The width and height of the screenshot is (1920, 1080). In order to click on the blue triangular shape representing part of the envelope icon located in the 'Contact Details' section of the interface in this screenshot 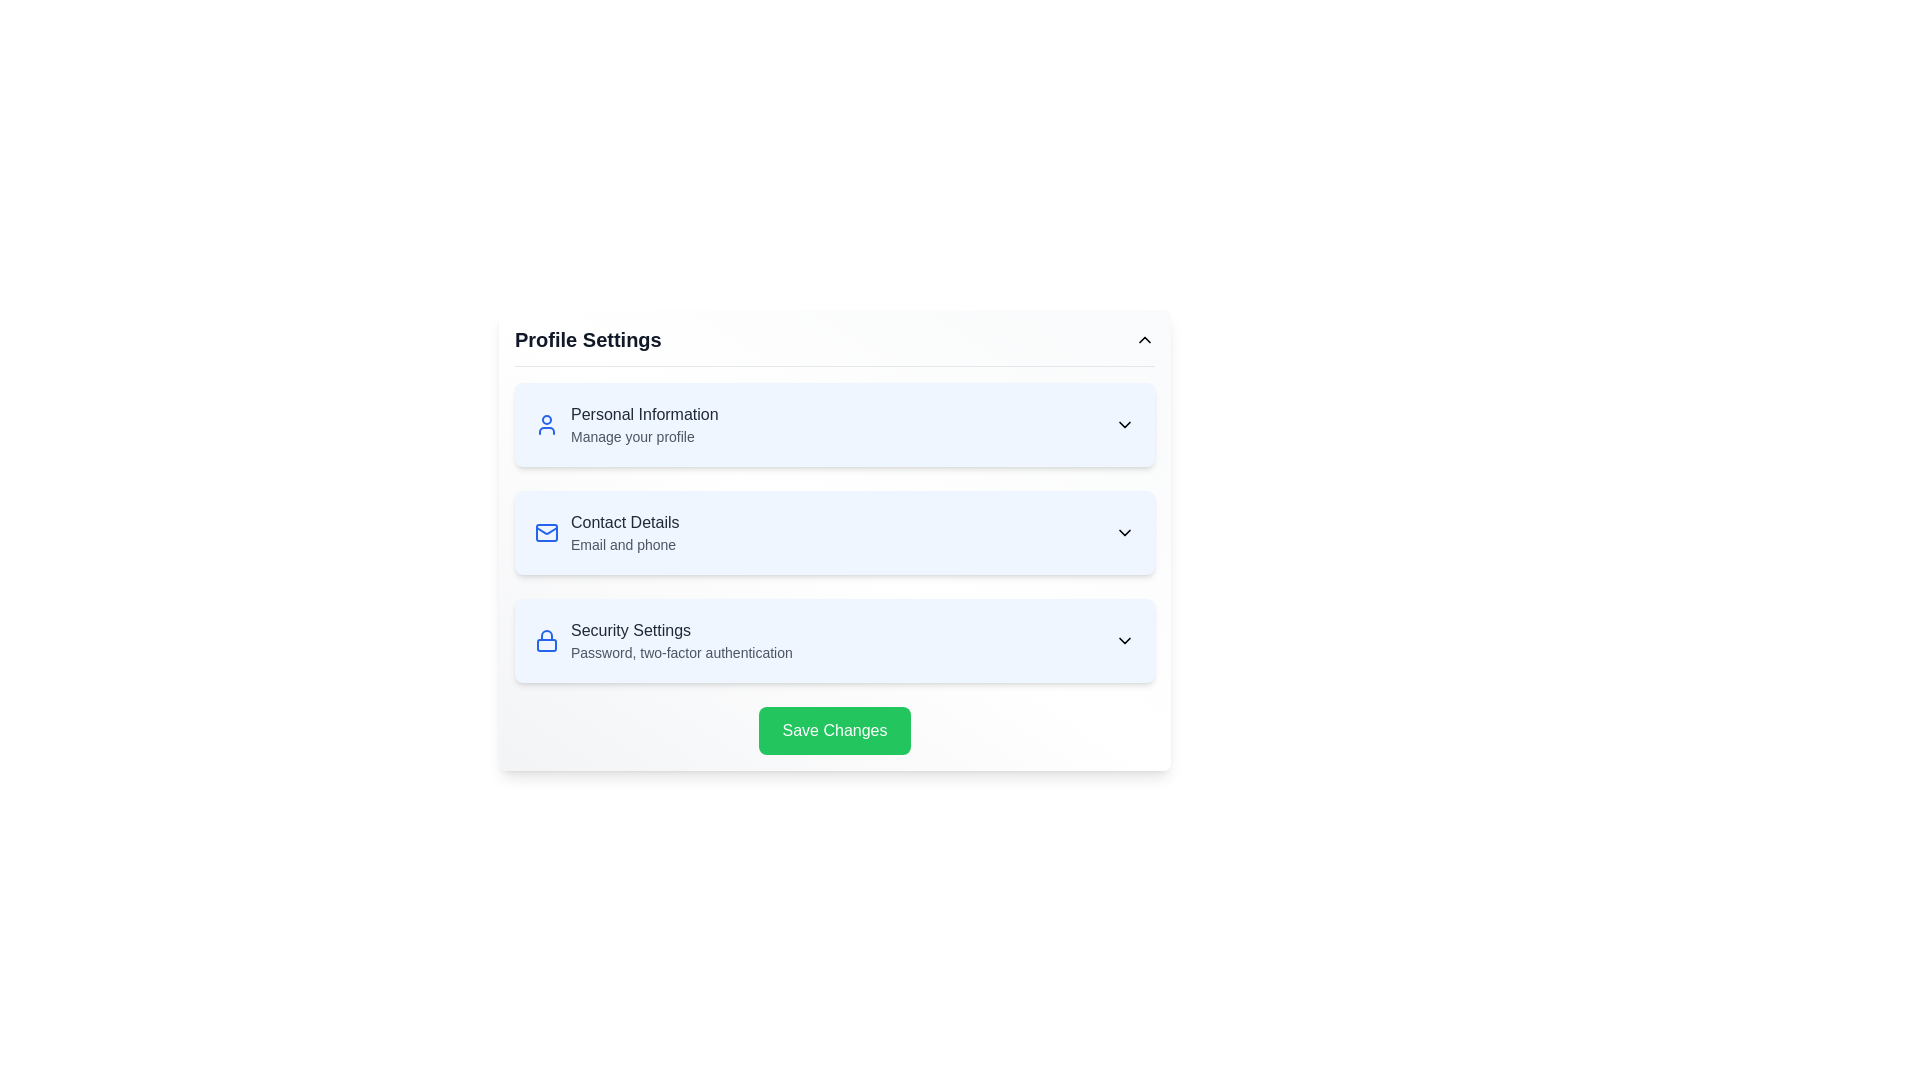, I will do `click(547, 528)`.